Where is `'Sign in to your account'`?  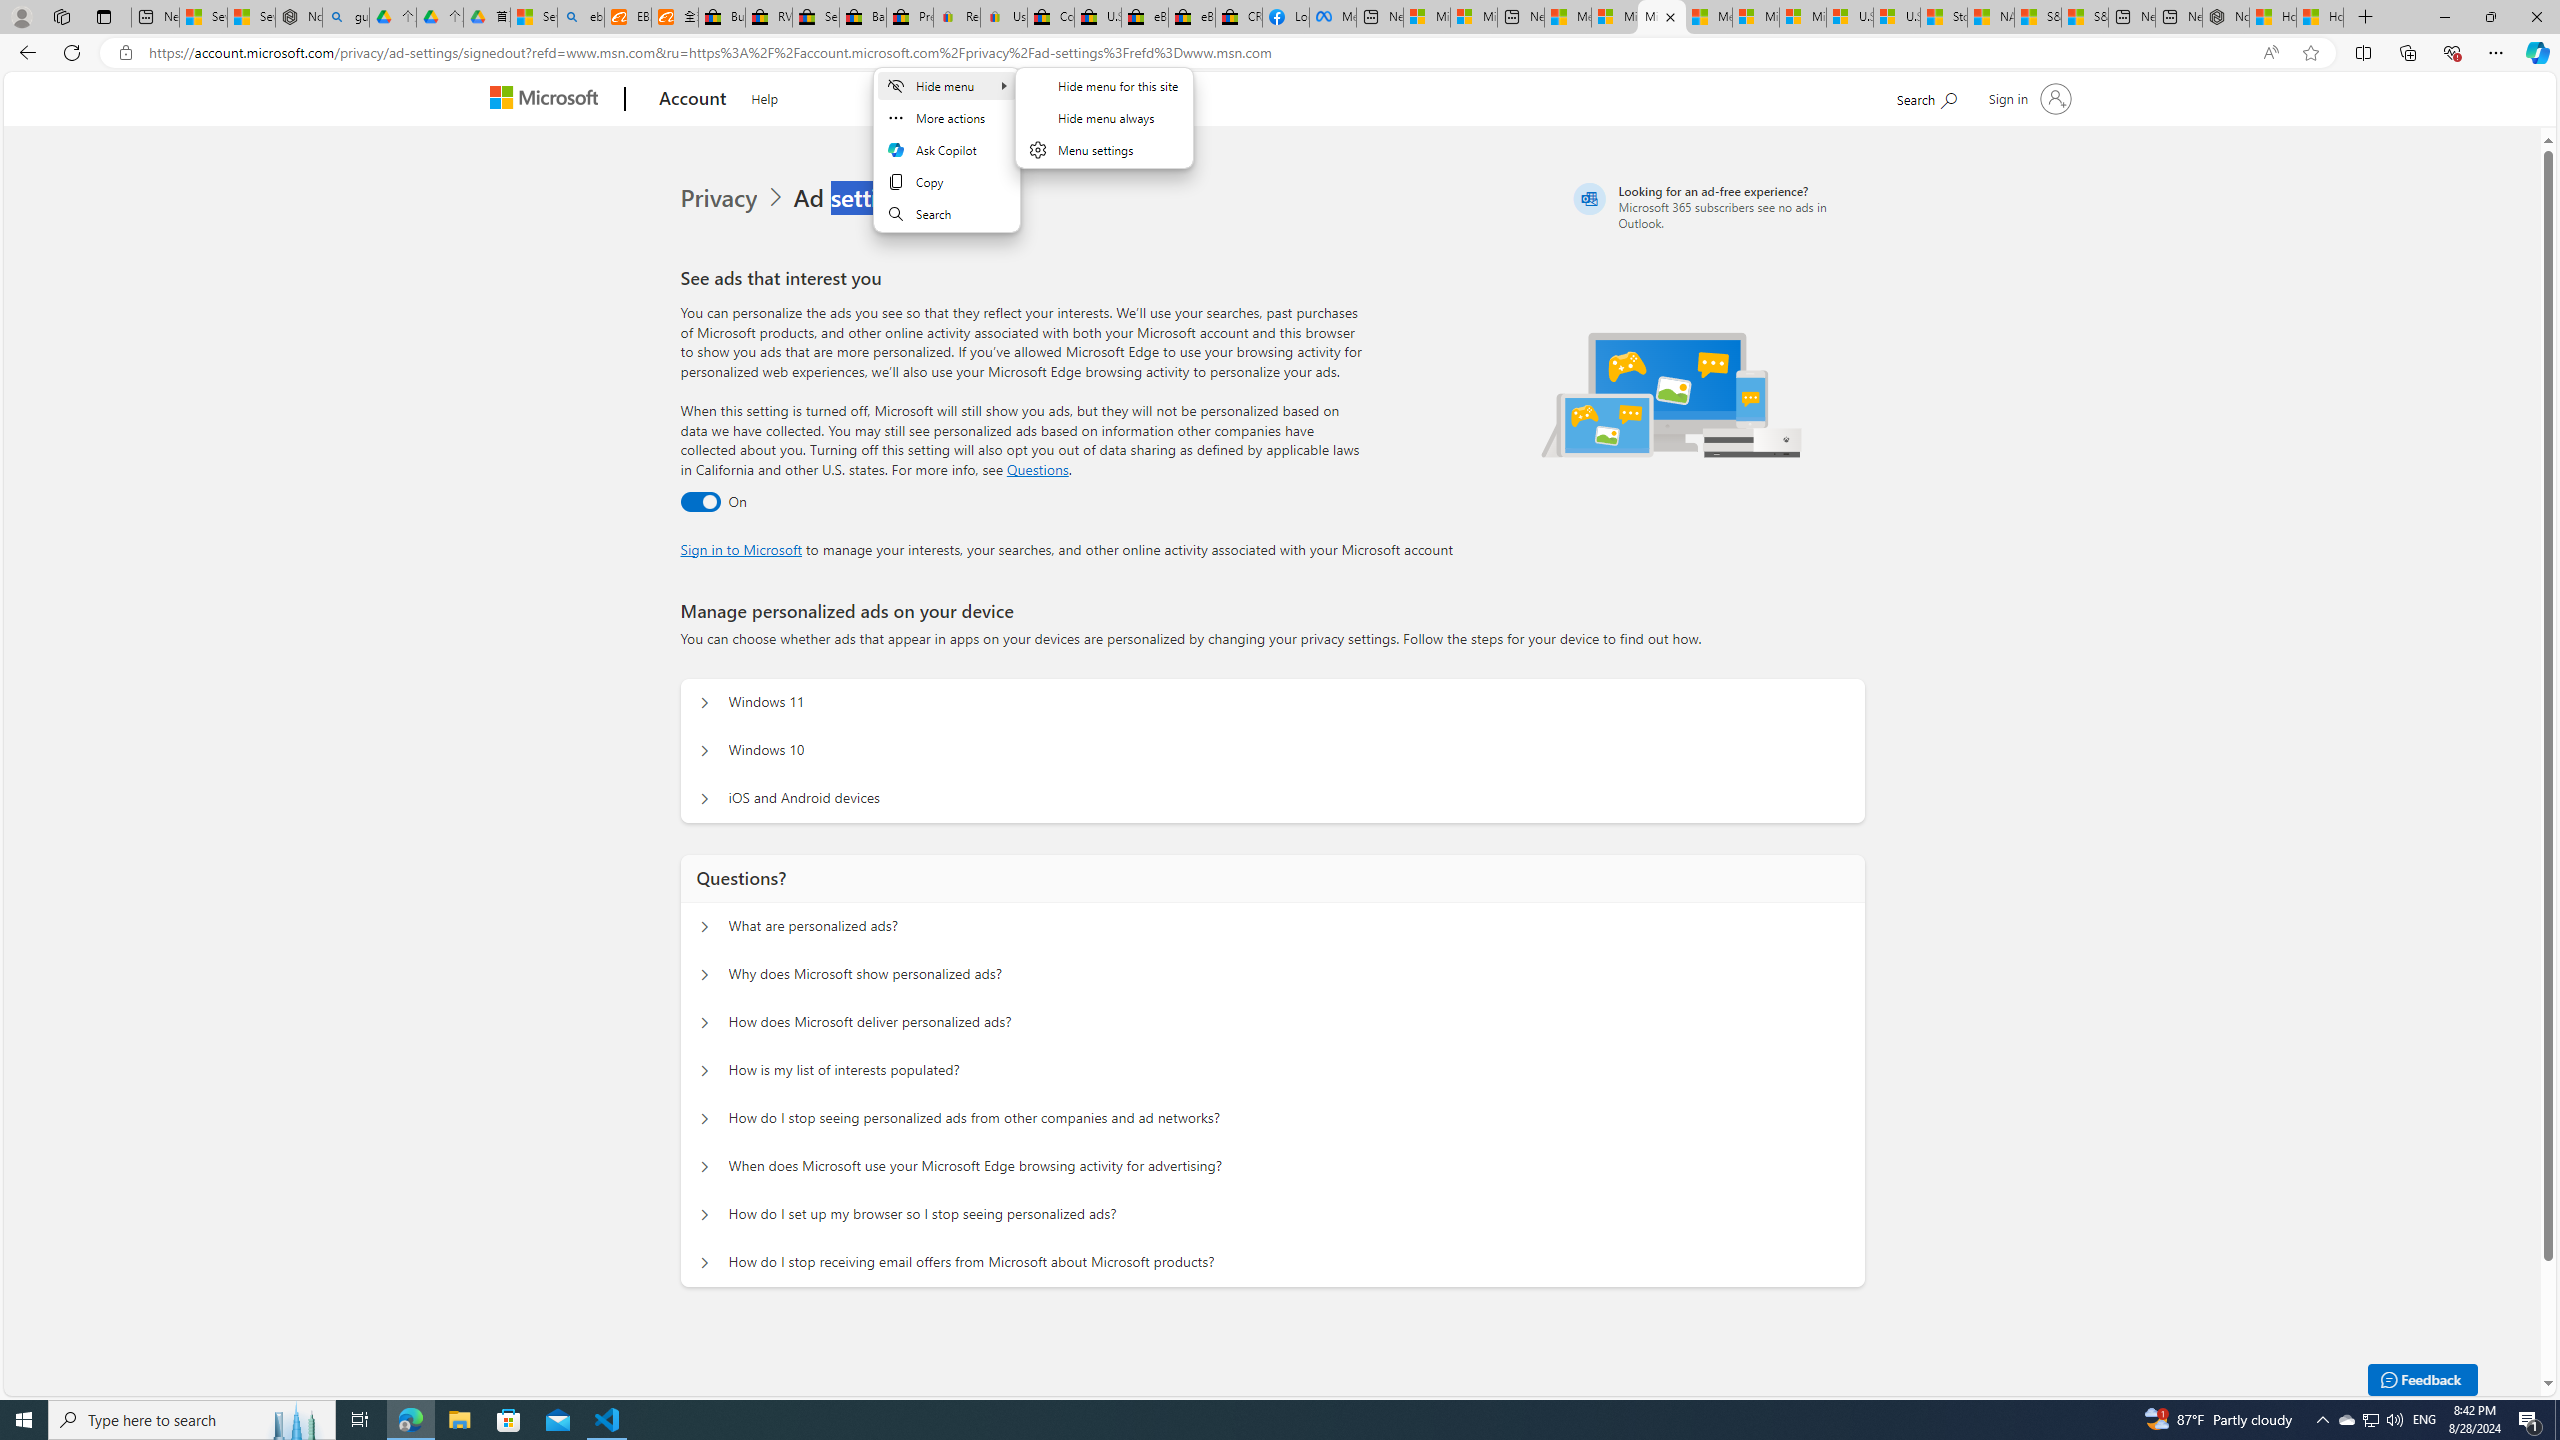
'Sign in to your account' is located at coordinates (2026, 97).